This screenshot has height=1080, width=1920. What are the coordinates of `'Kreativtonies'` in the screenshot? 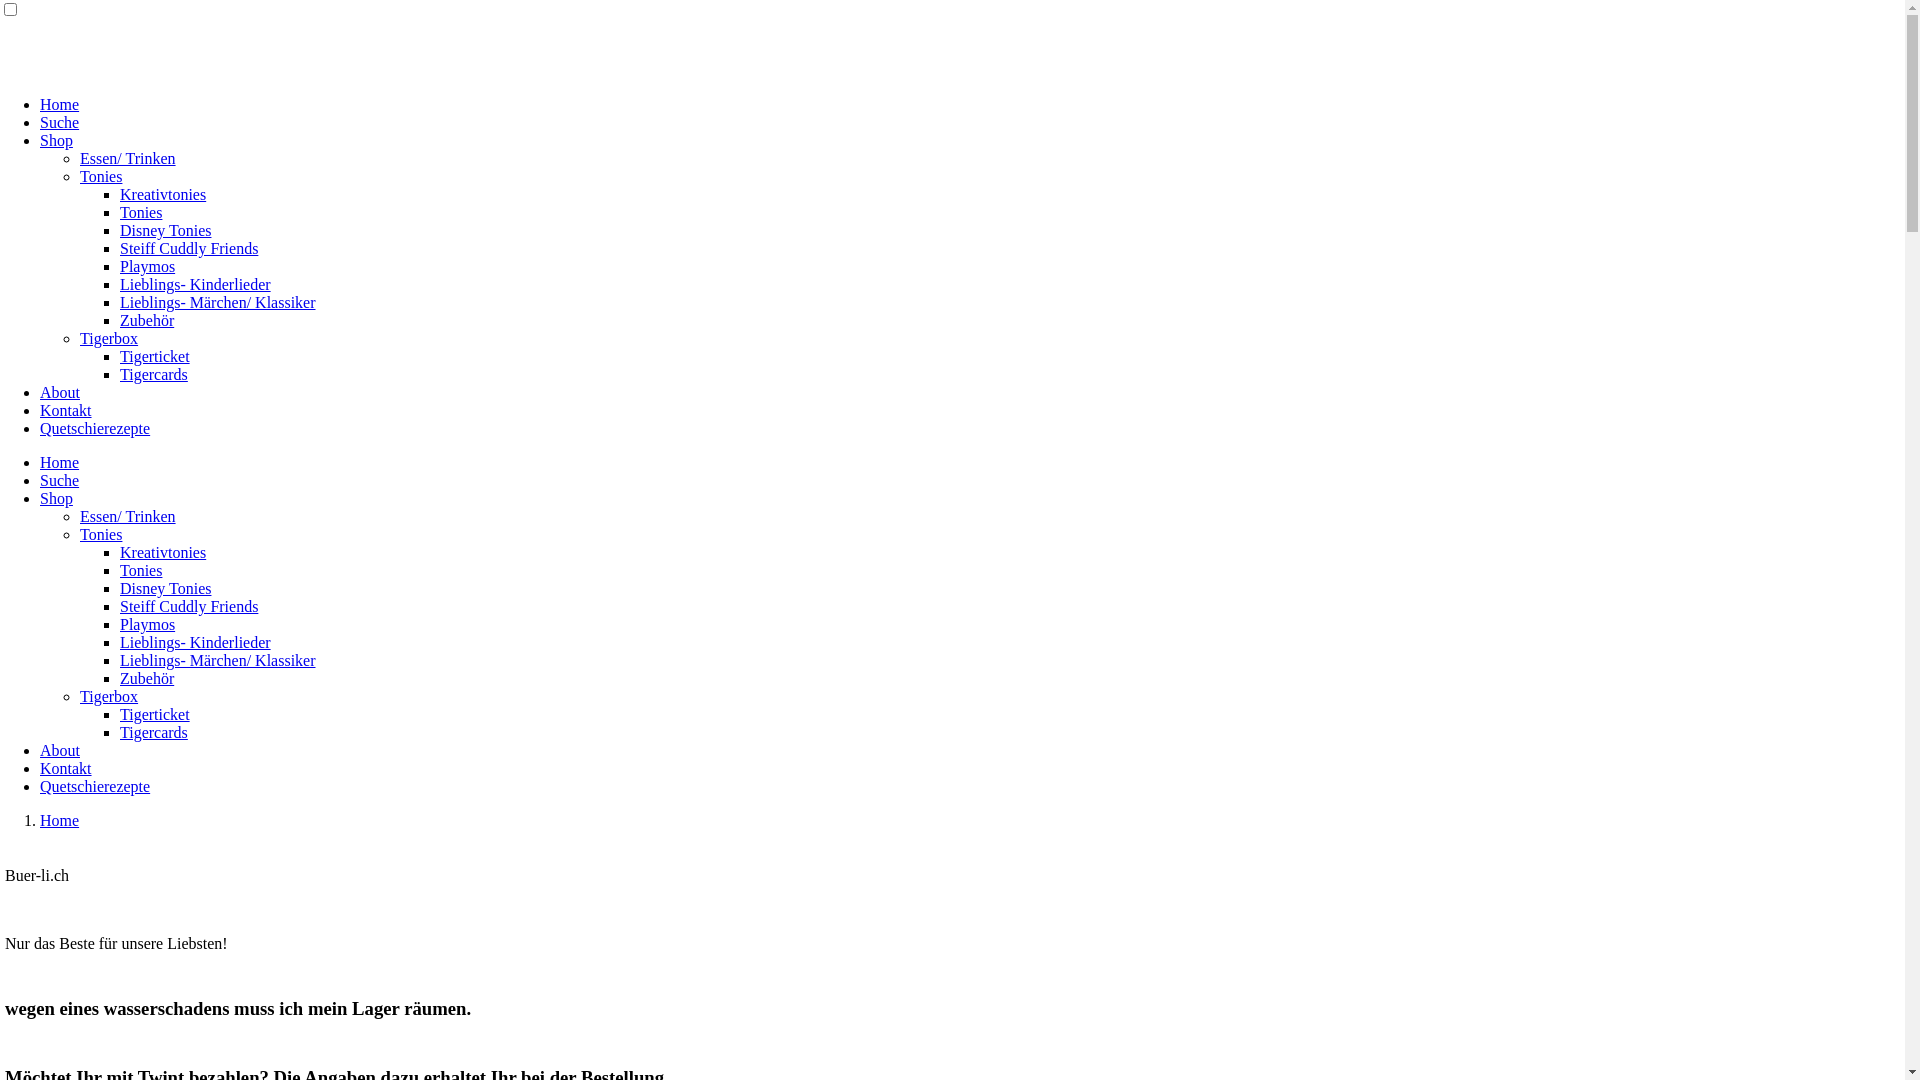 It's located at (163, 552).